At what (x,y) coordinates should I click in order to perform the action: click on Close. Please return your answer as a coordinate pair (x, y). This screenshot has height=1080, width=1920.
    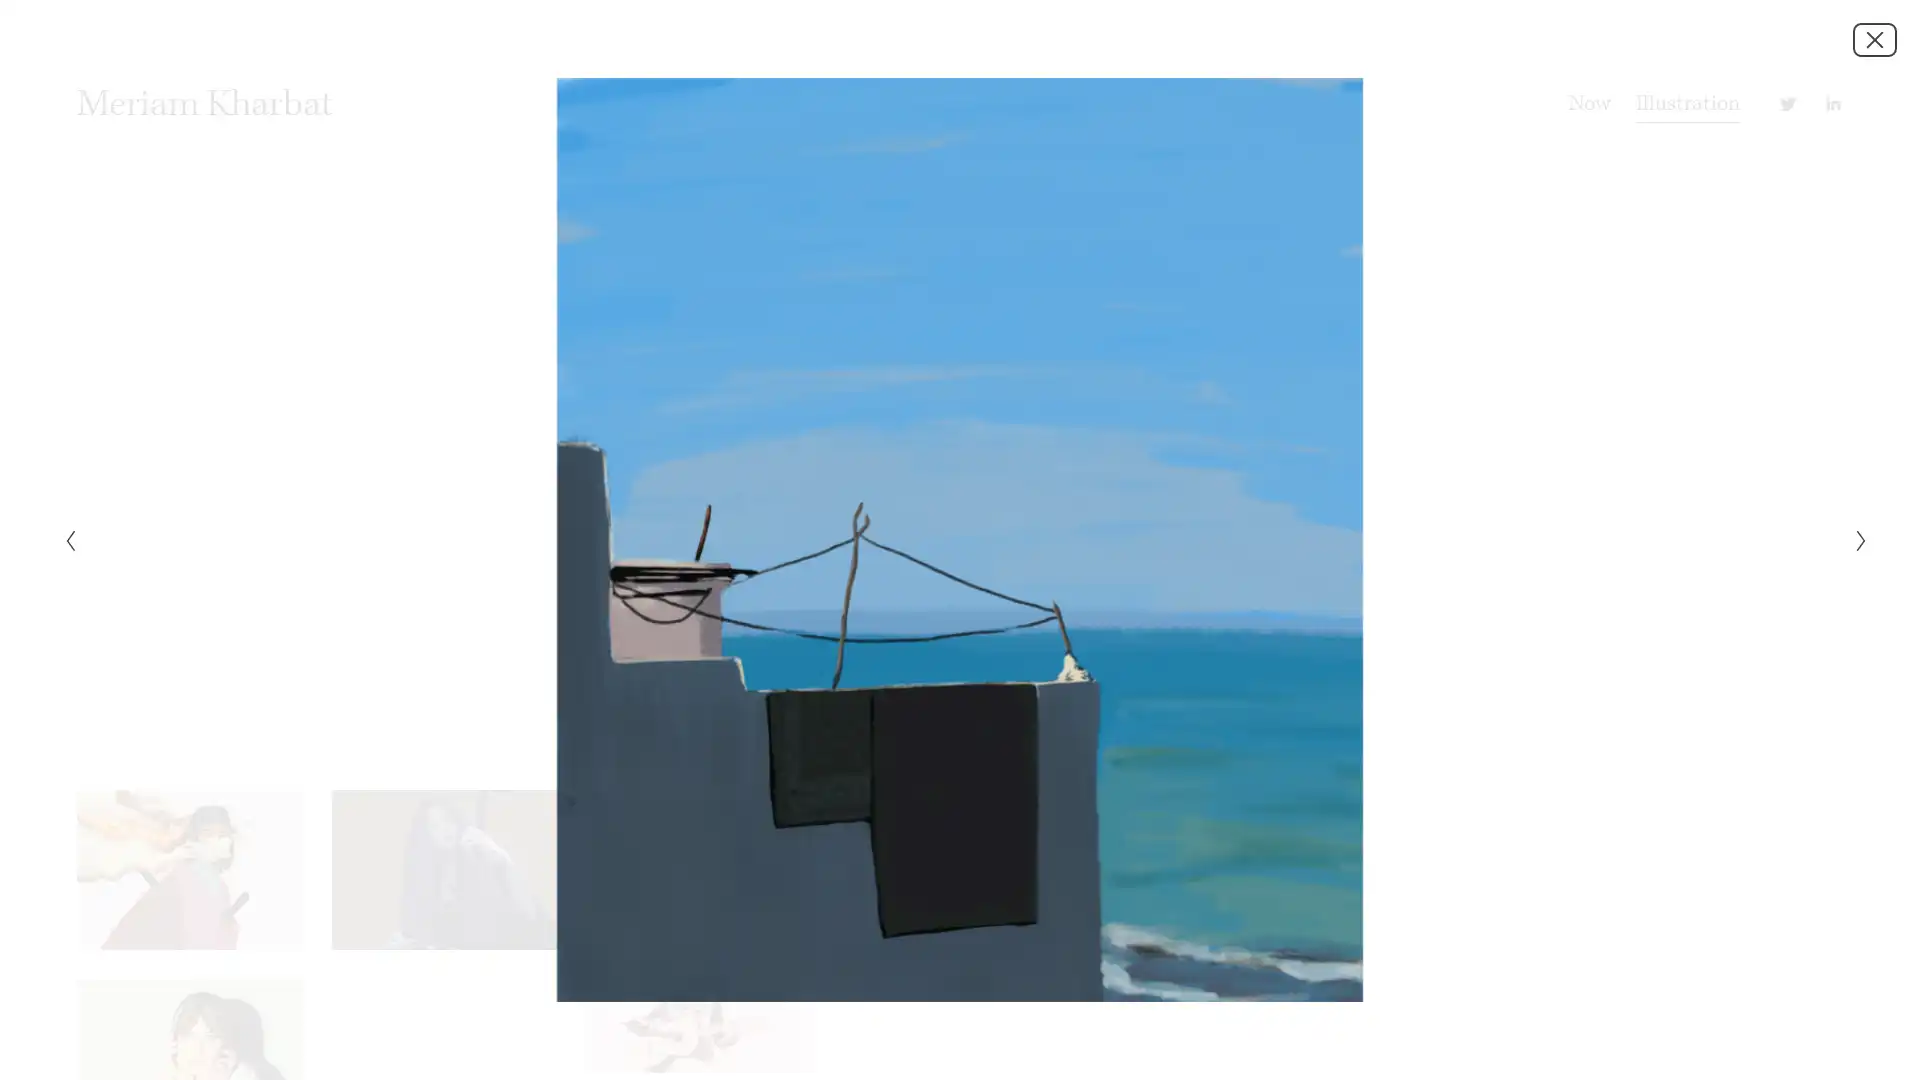
    Looking at the image, I should click on (1874, 38).